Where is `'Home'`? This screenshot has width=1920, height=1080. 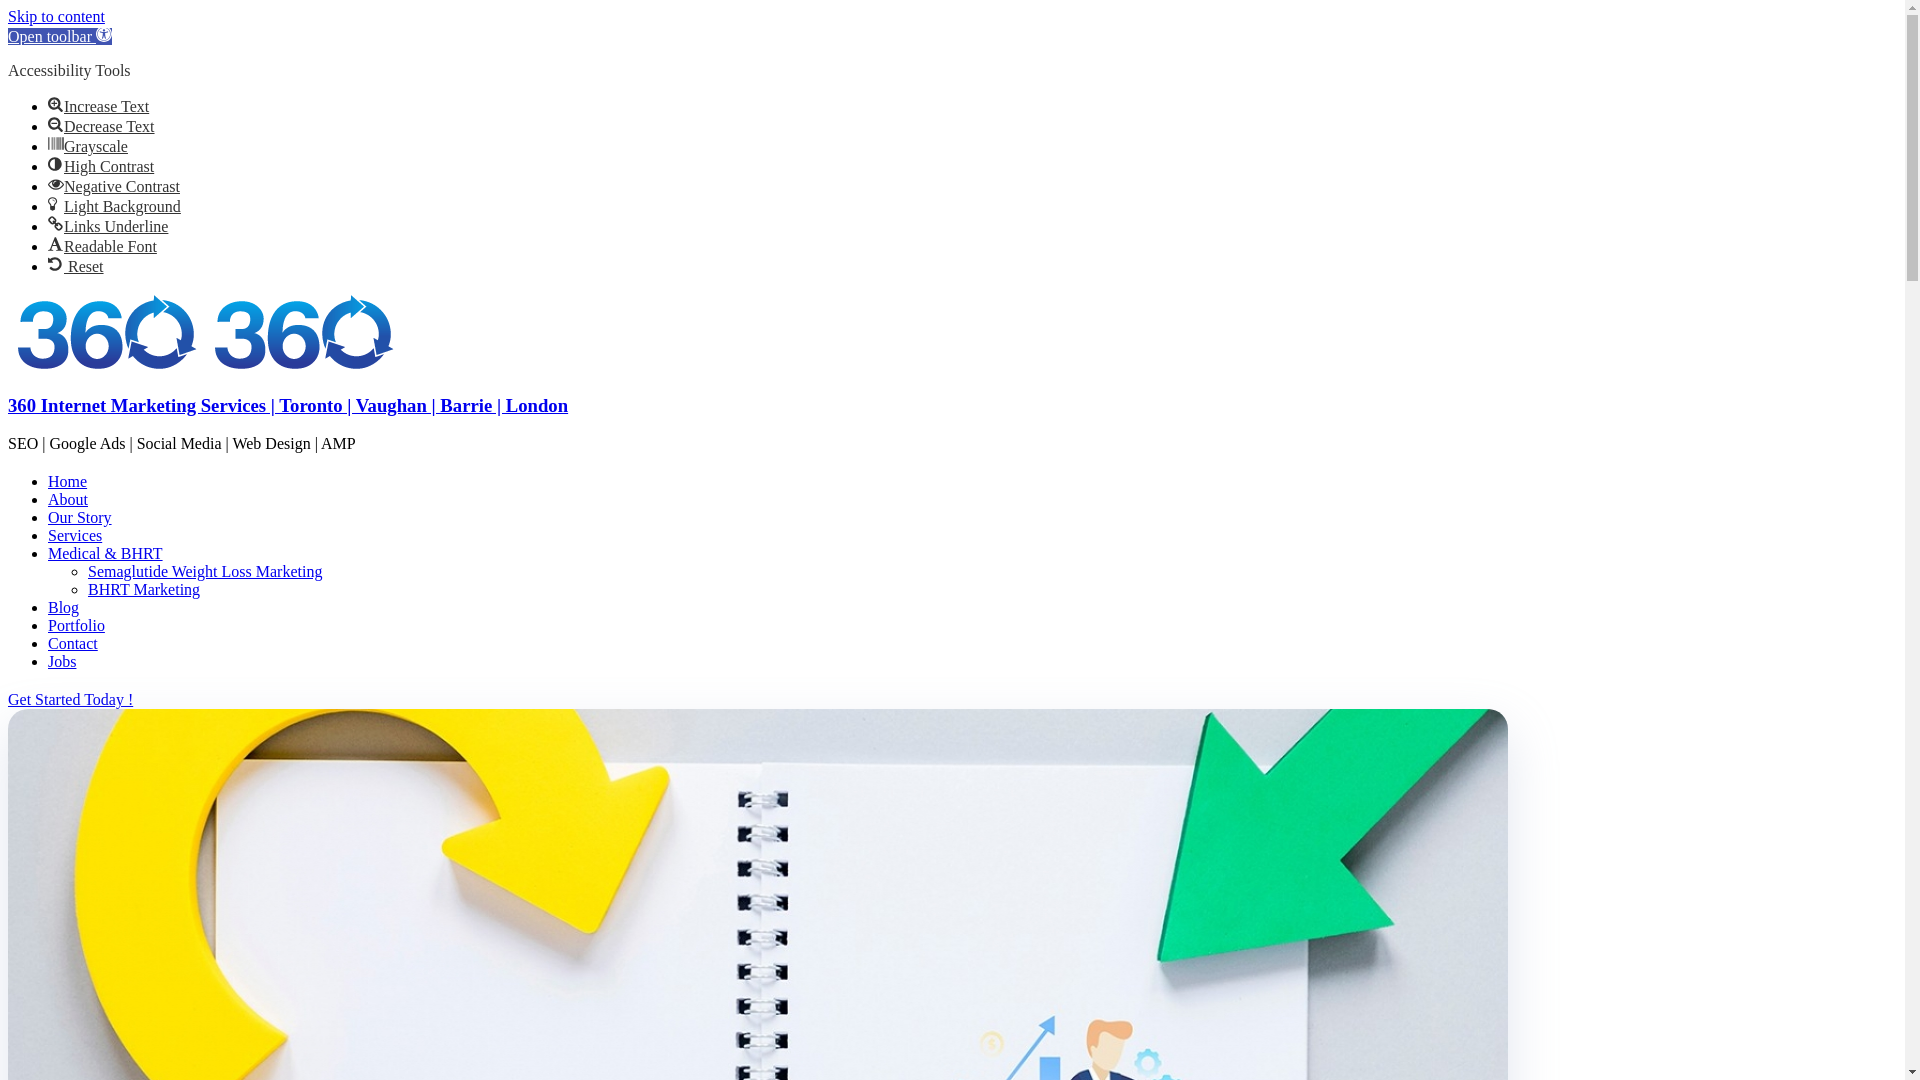
'Home' is located at coordinates (67, 481).